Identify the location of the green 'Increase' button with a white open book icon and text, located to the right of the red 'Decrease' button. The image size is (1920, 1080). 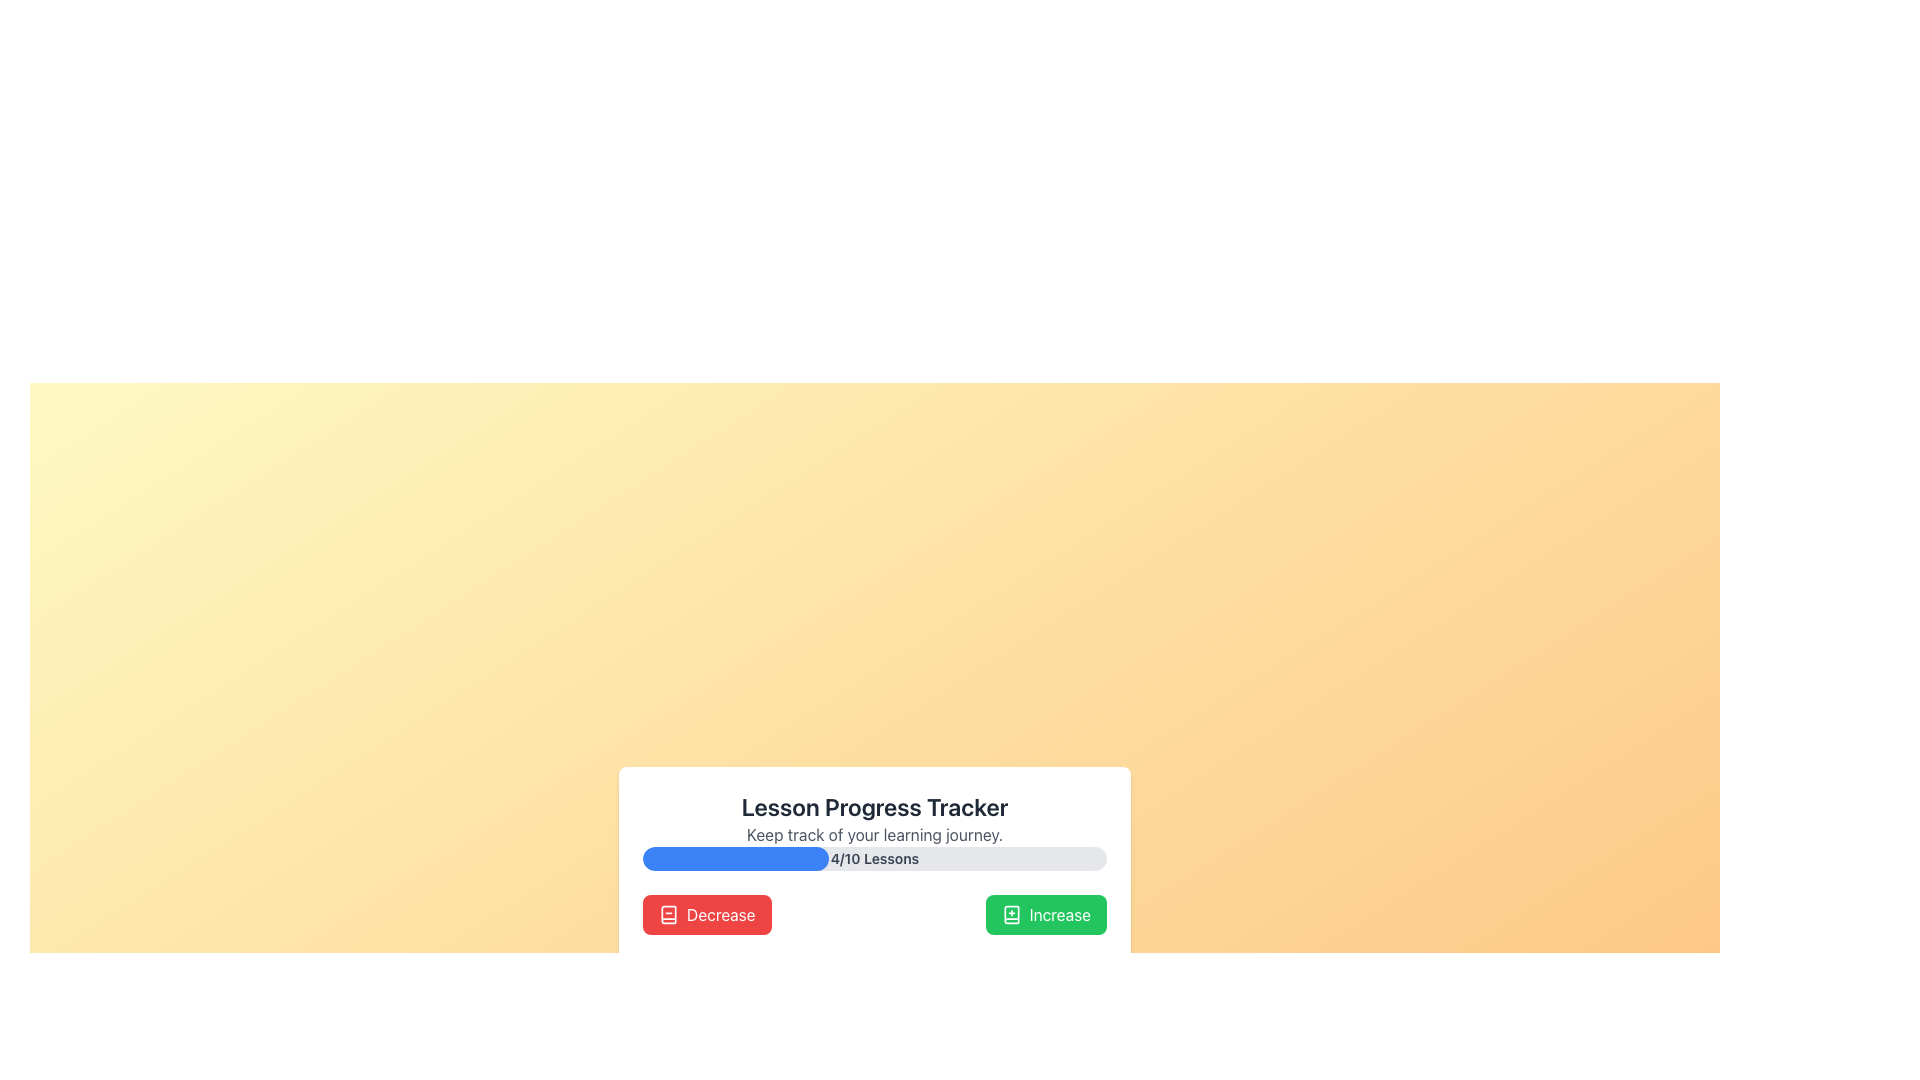
(1045, 914).